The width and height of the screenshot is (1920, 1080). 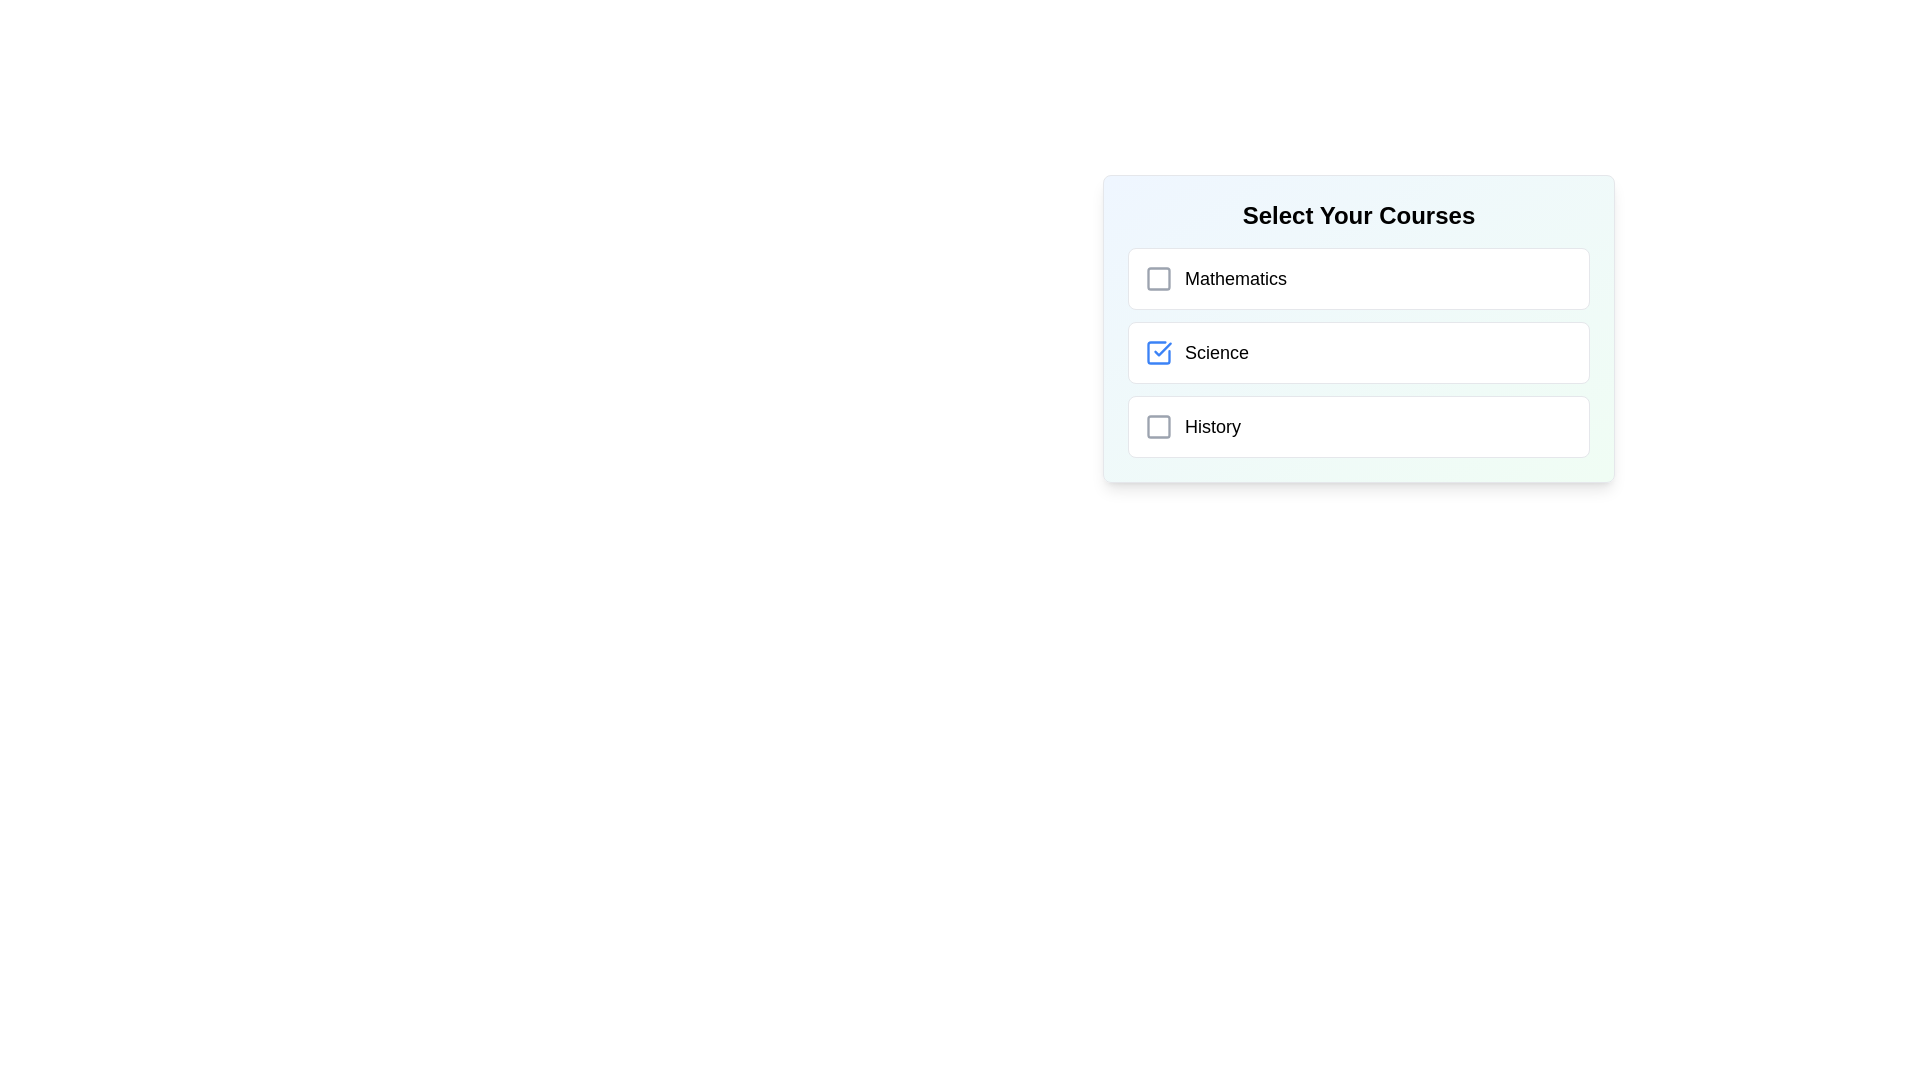 I want to click on the static text heading that labels the selectable course options above the courses listed below it, so click(x=1358, y=216).